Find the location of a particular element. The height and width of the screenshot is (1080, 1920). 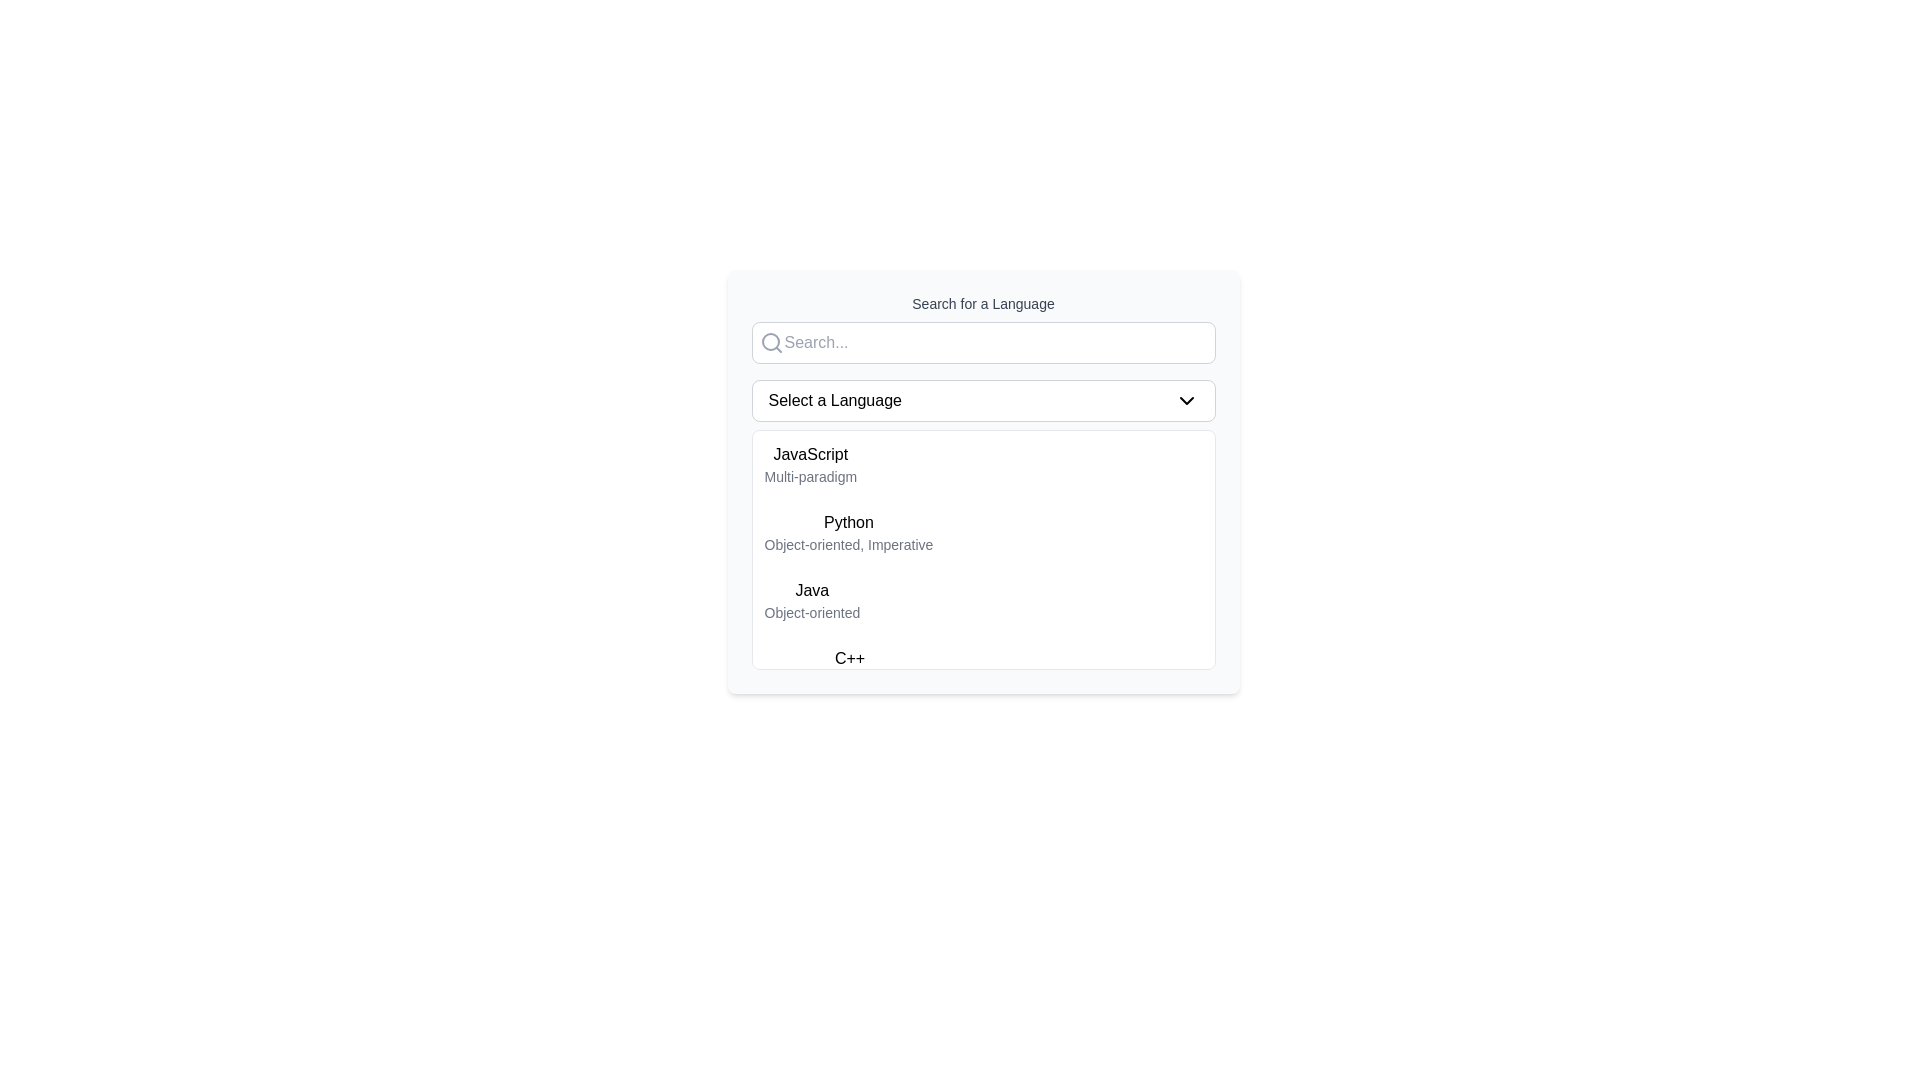

text label that provides additional information about 'JavaScript', indicating it is 'Multi-paradigm', located under the 'JavaScript' title in the dropdown list is located at coordinates (810, 477).